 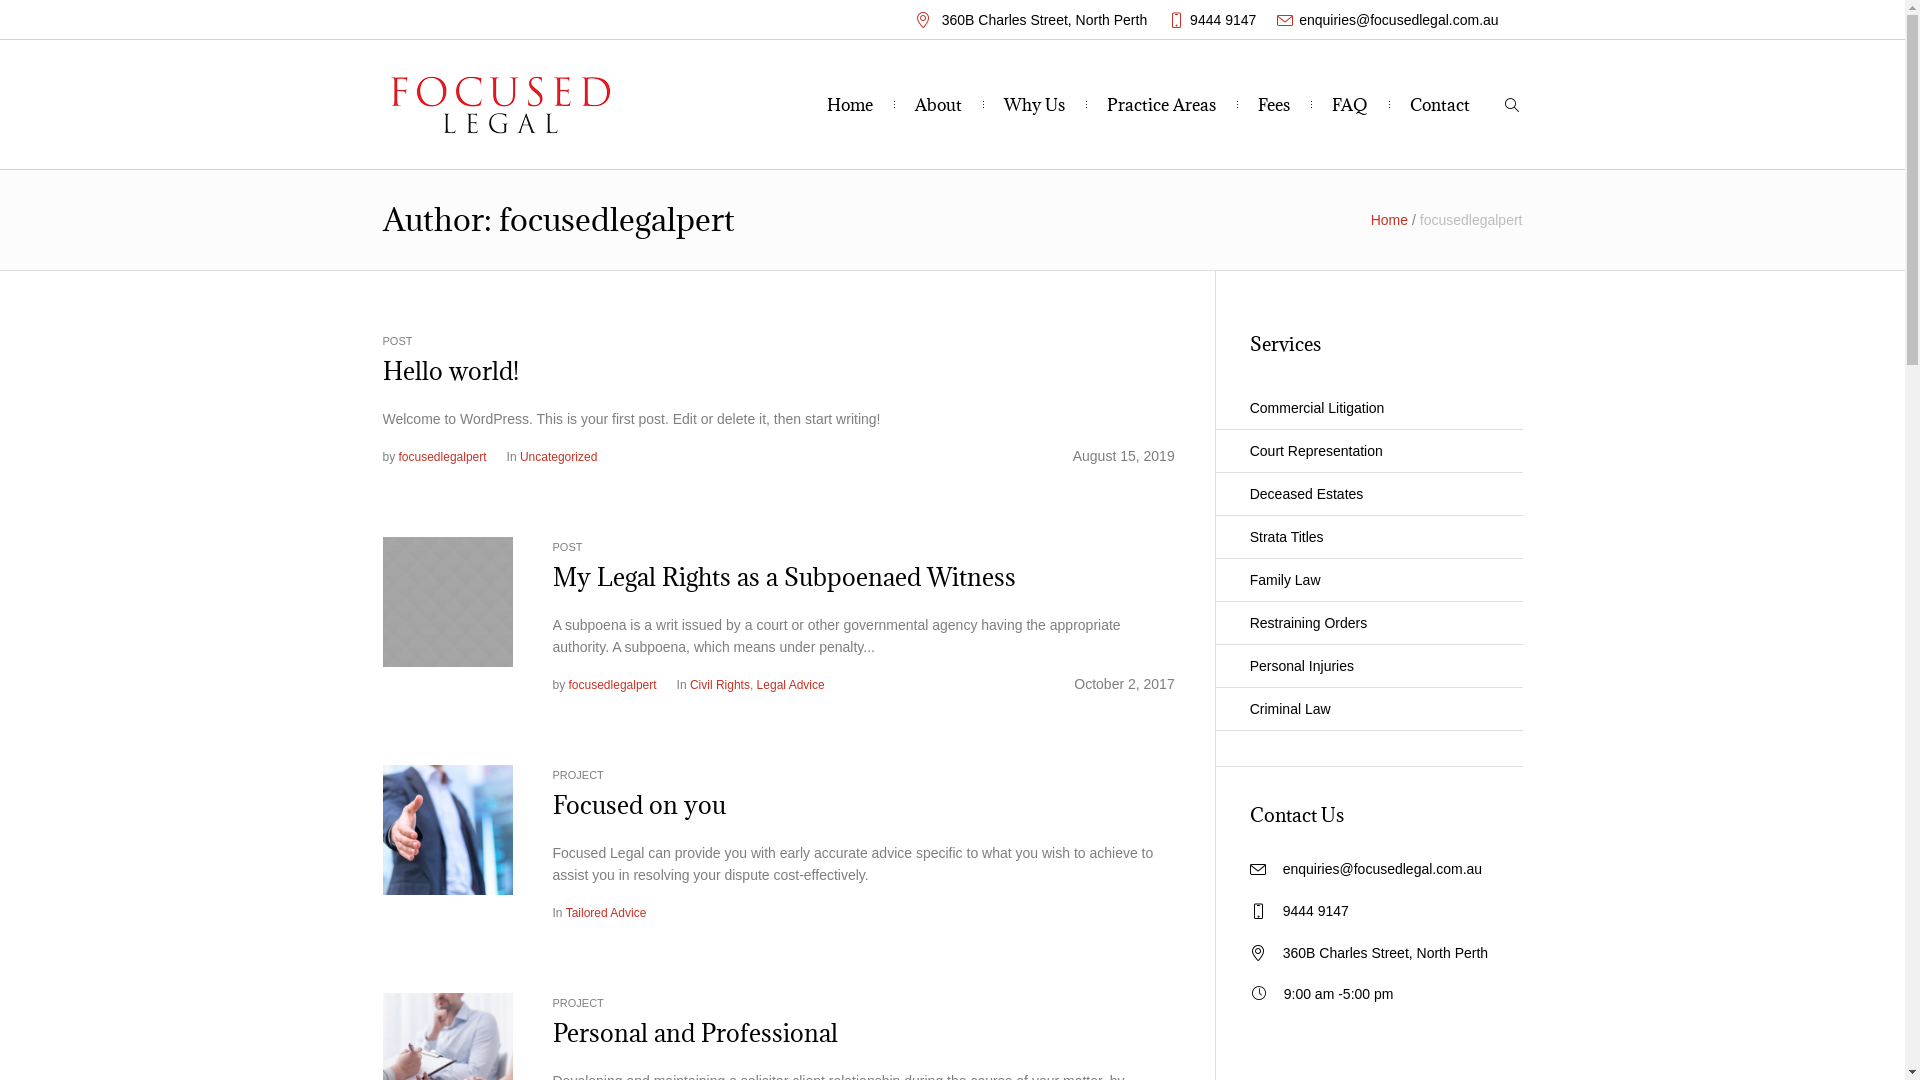 I want to click on 'Court Representation', so click(x=1367, y=451).